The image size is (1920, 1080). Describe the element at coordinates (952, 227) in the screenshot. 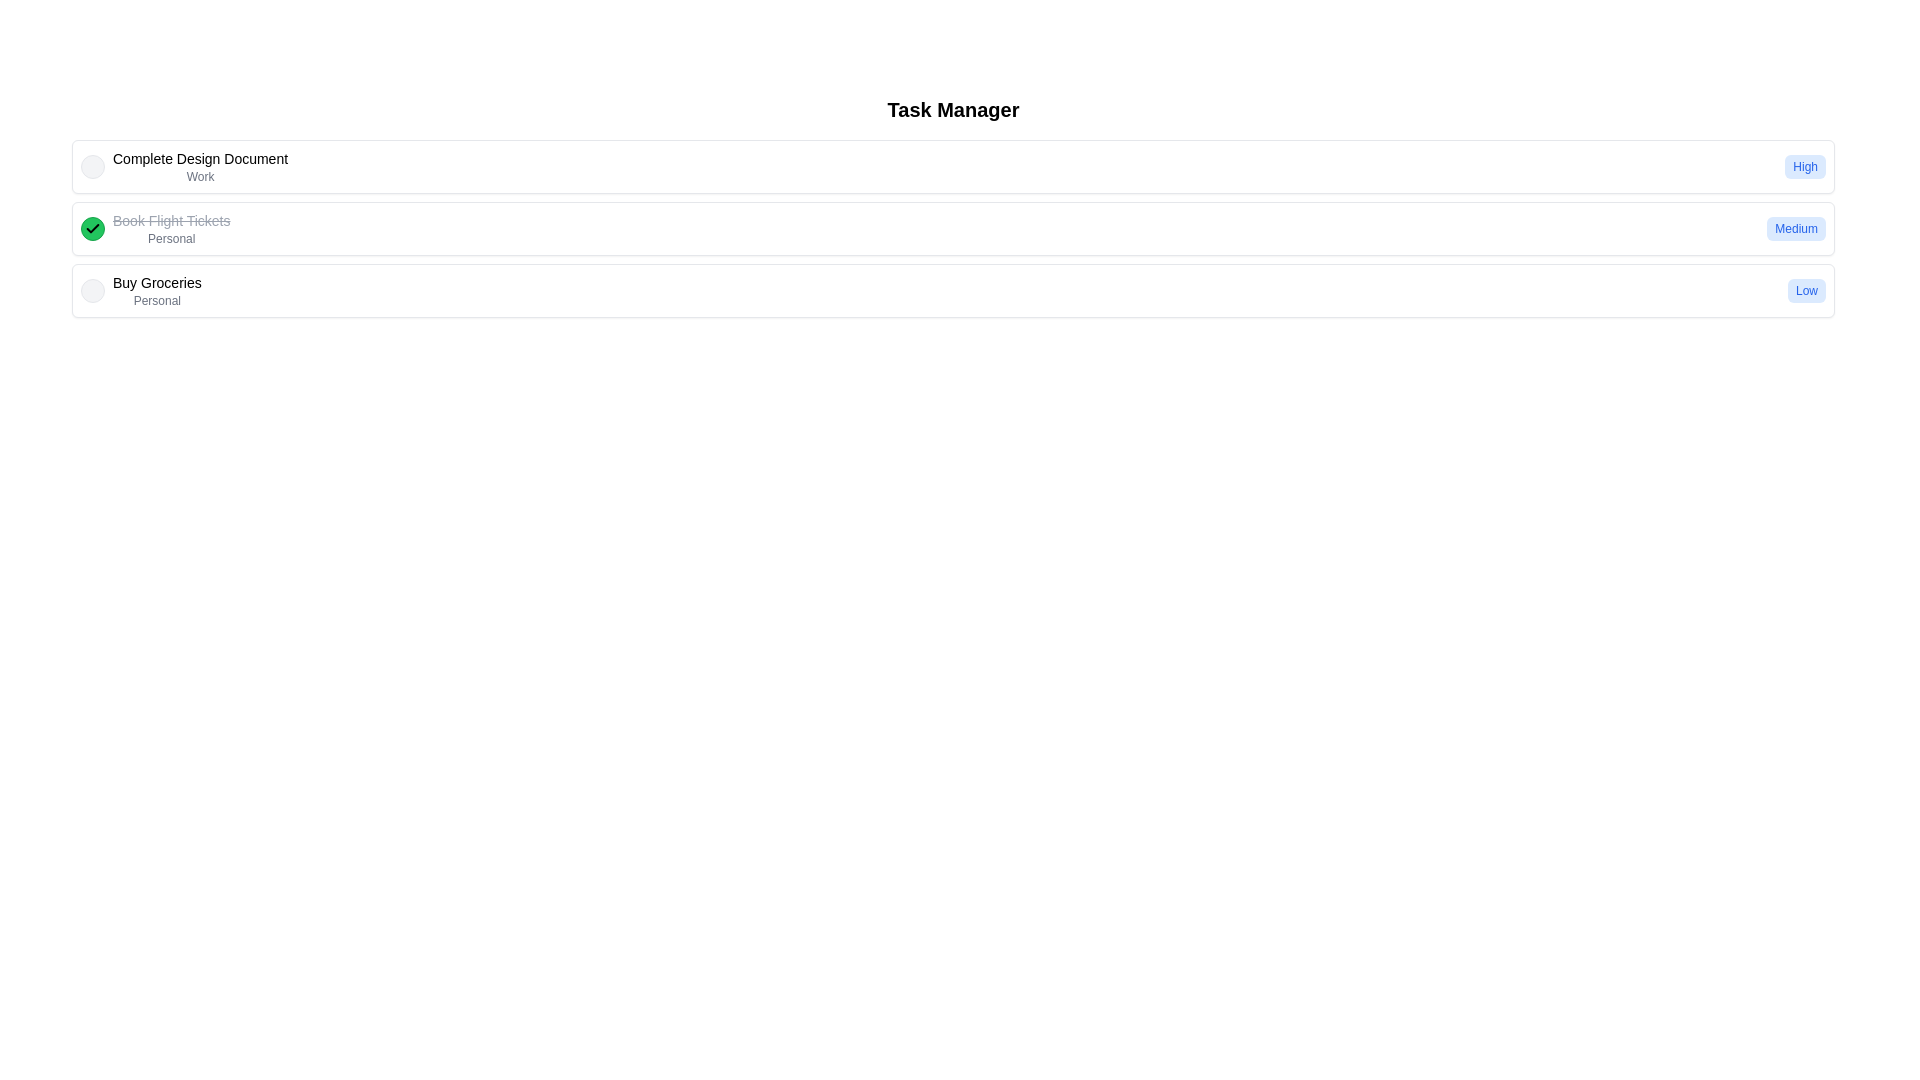

I see `the task item labeled 'Book Flight Tickets'` at that location.